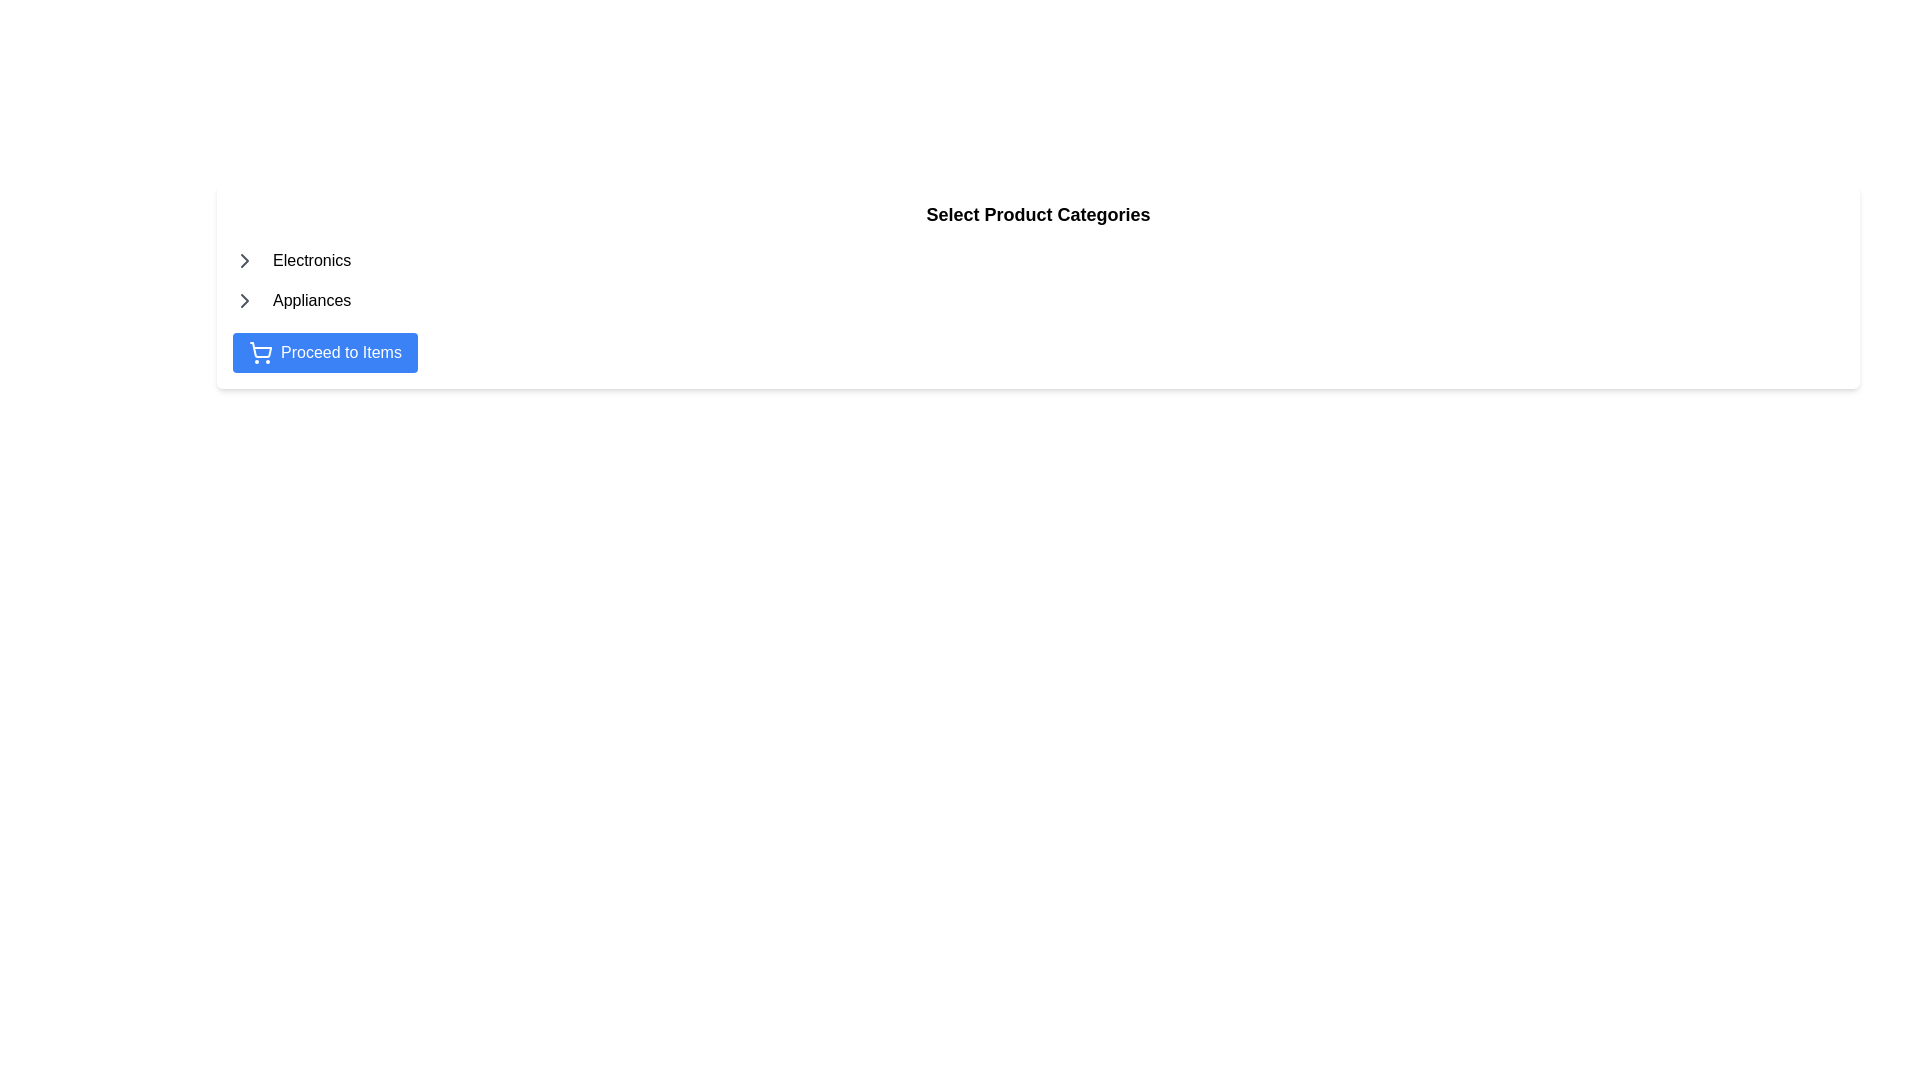  What do you see at coordinates (259, 352) in the screenshot?
I see `the shopping cart icon located to the left of the 'Proceed to Items' button with a blue background and white text` at bounding box center [259, 352].